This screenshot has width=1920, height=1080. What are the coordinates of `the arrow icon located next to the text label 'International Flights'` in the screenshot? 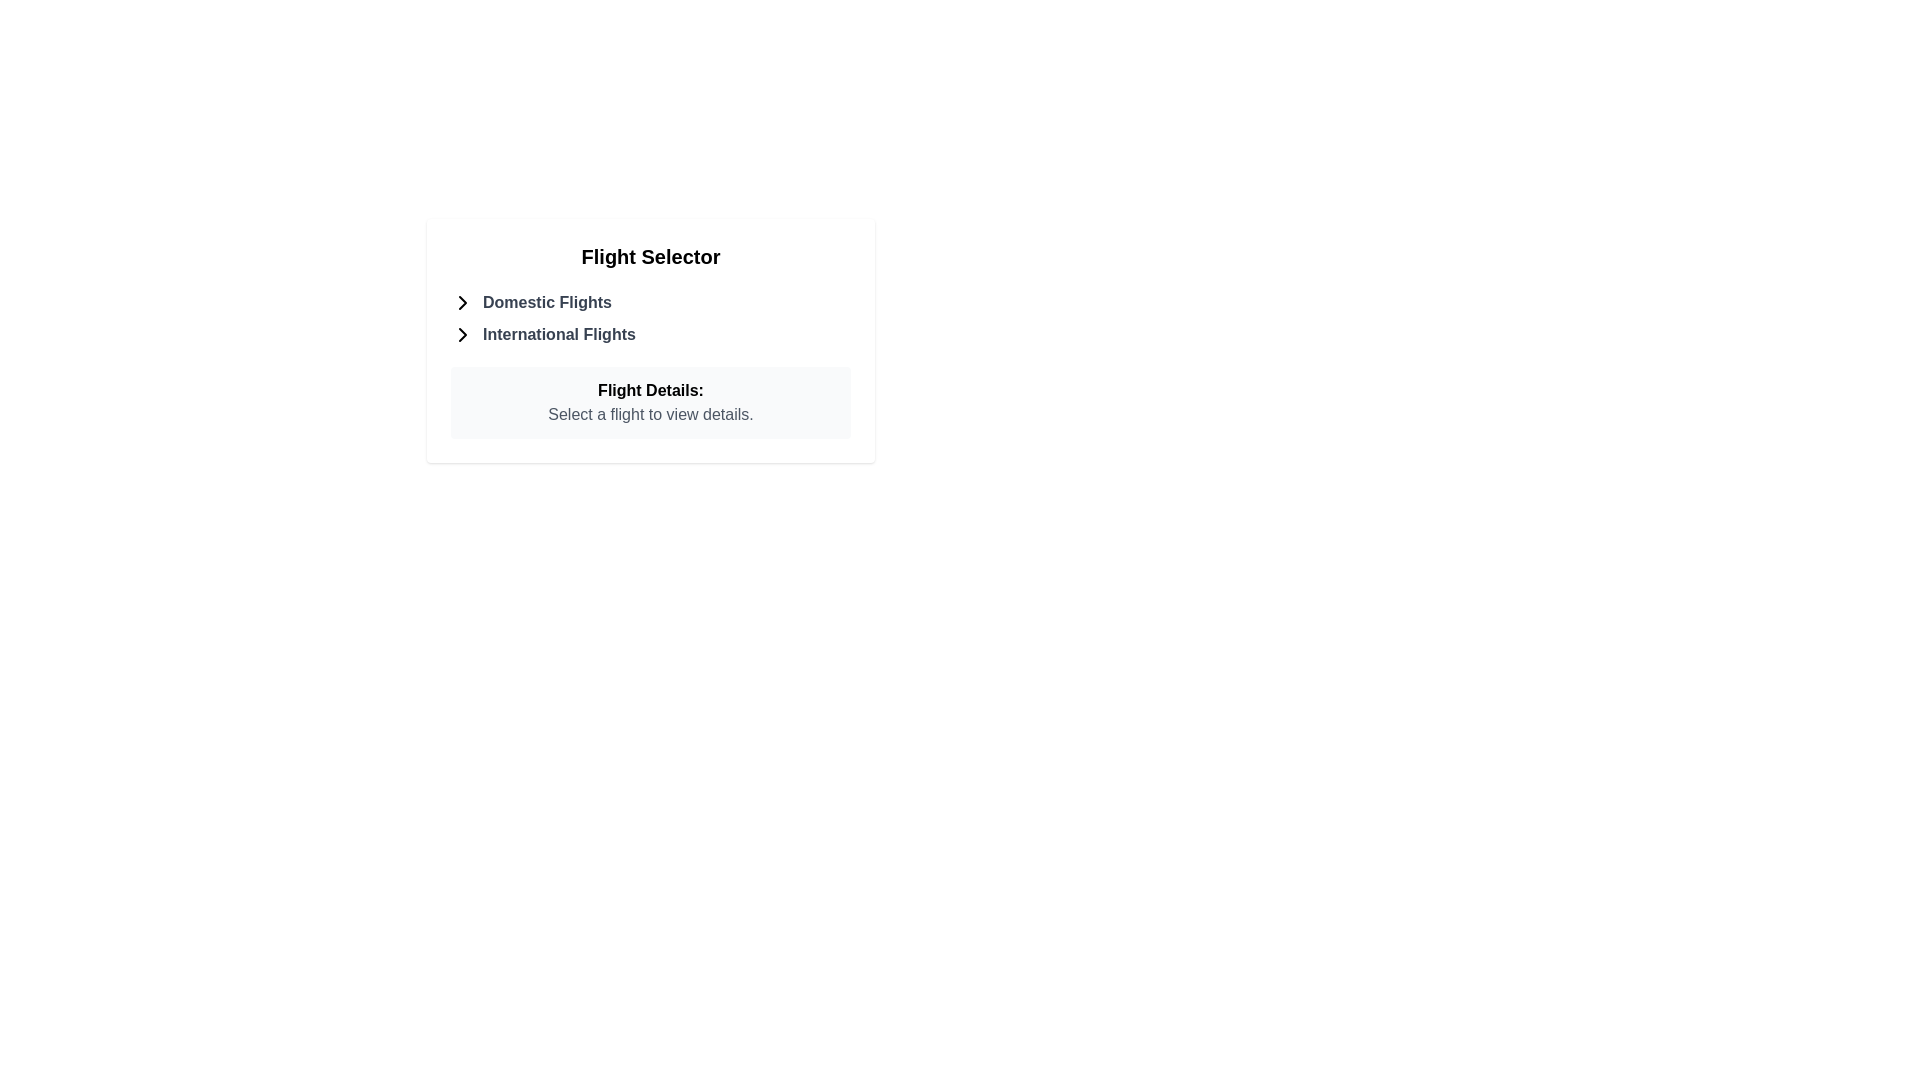 It's located at (461, 334).